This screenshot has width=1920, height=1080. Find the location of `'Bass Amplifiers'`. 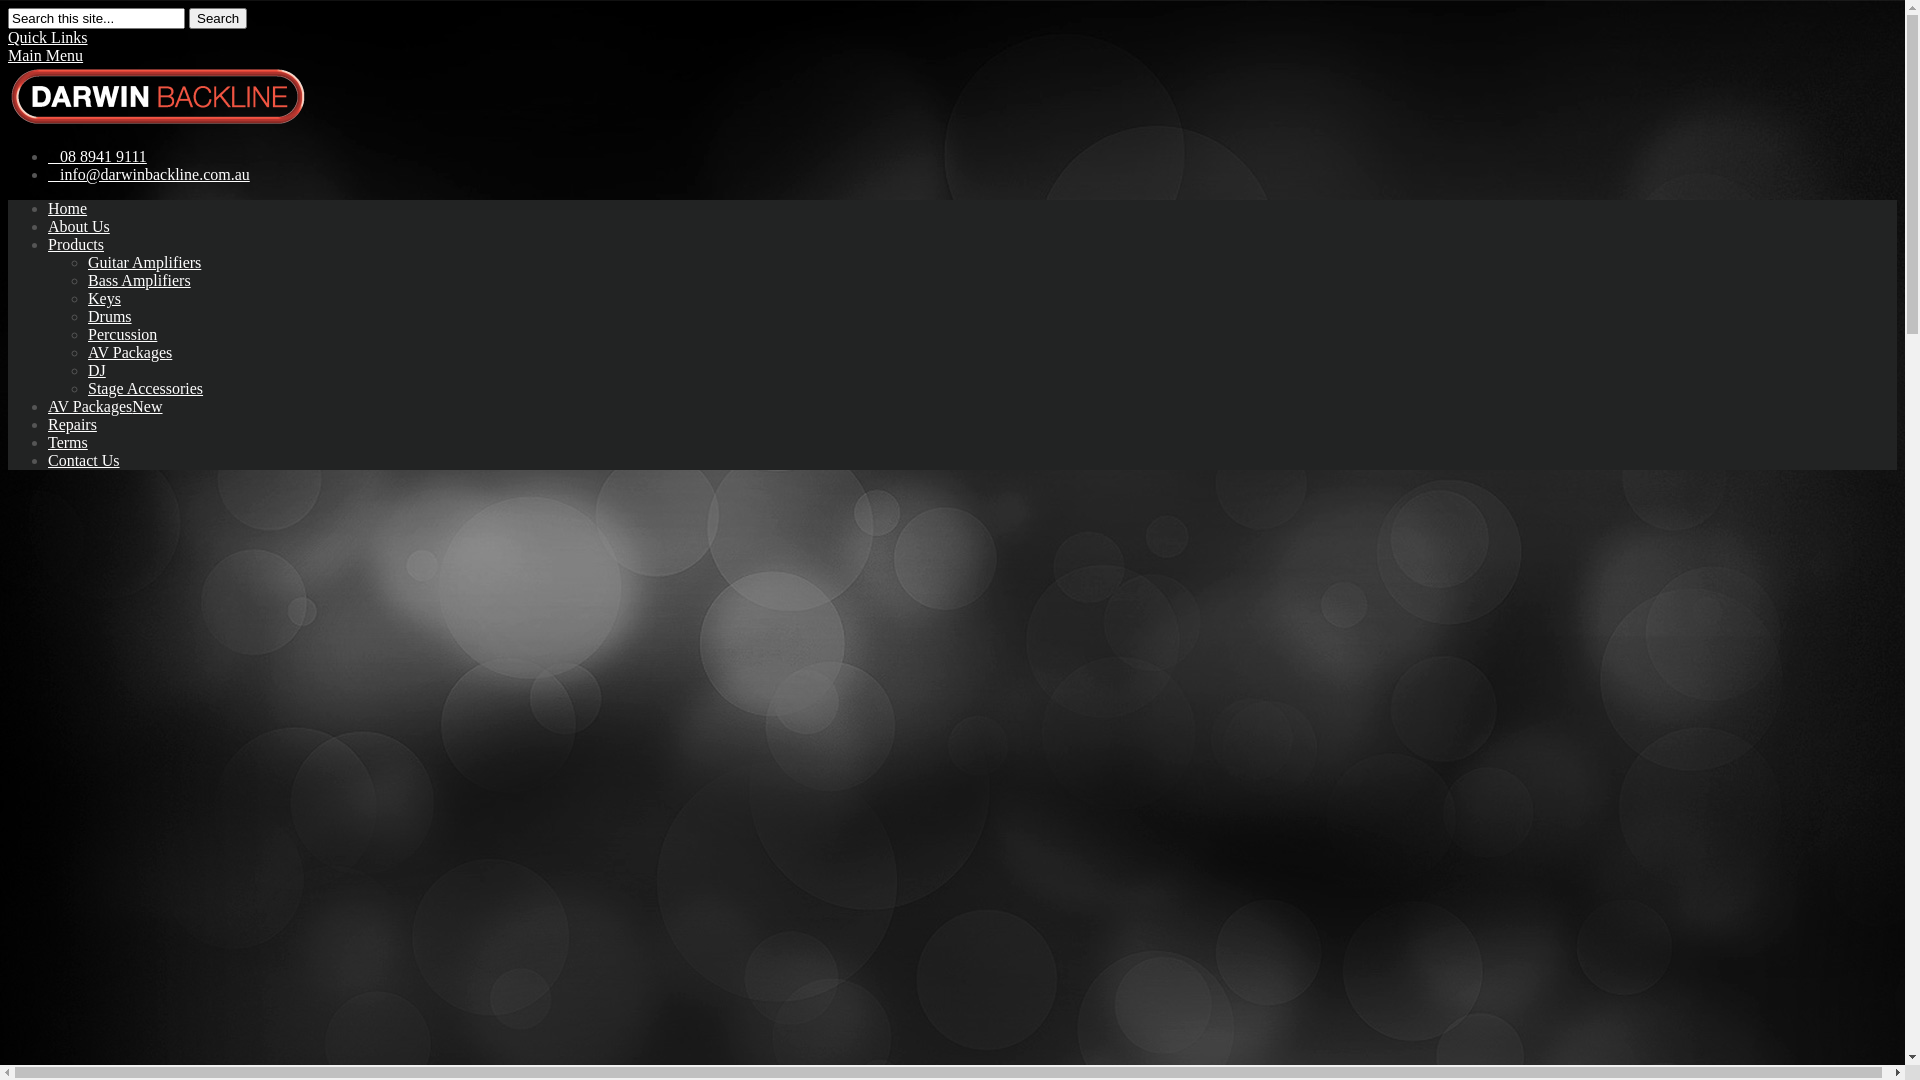

'Bass Amplifiers' is located at coordinates (138, 280).